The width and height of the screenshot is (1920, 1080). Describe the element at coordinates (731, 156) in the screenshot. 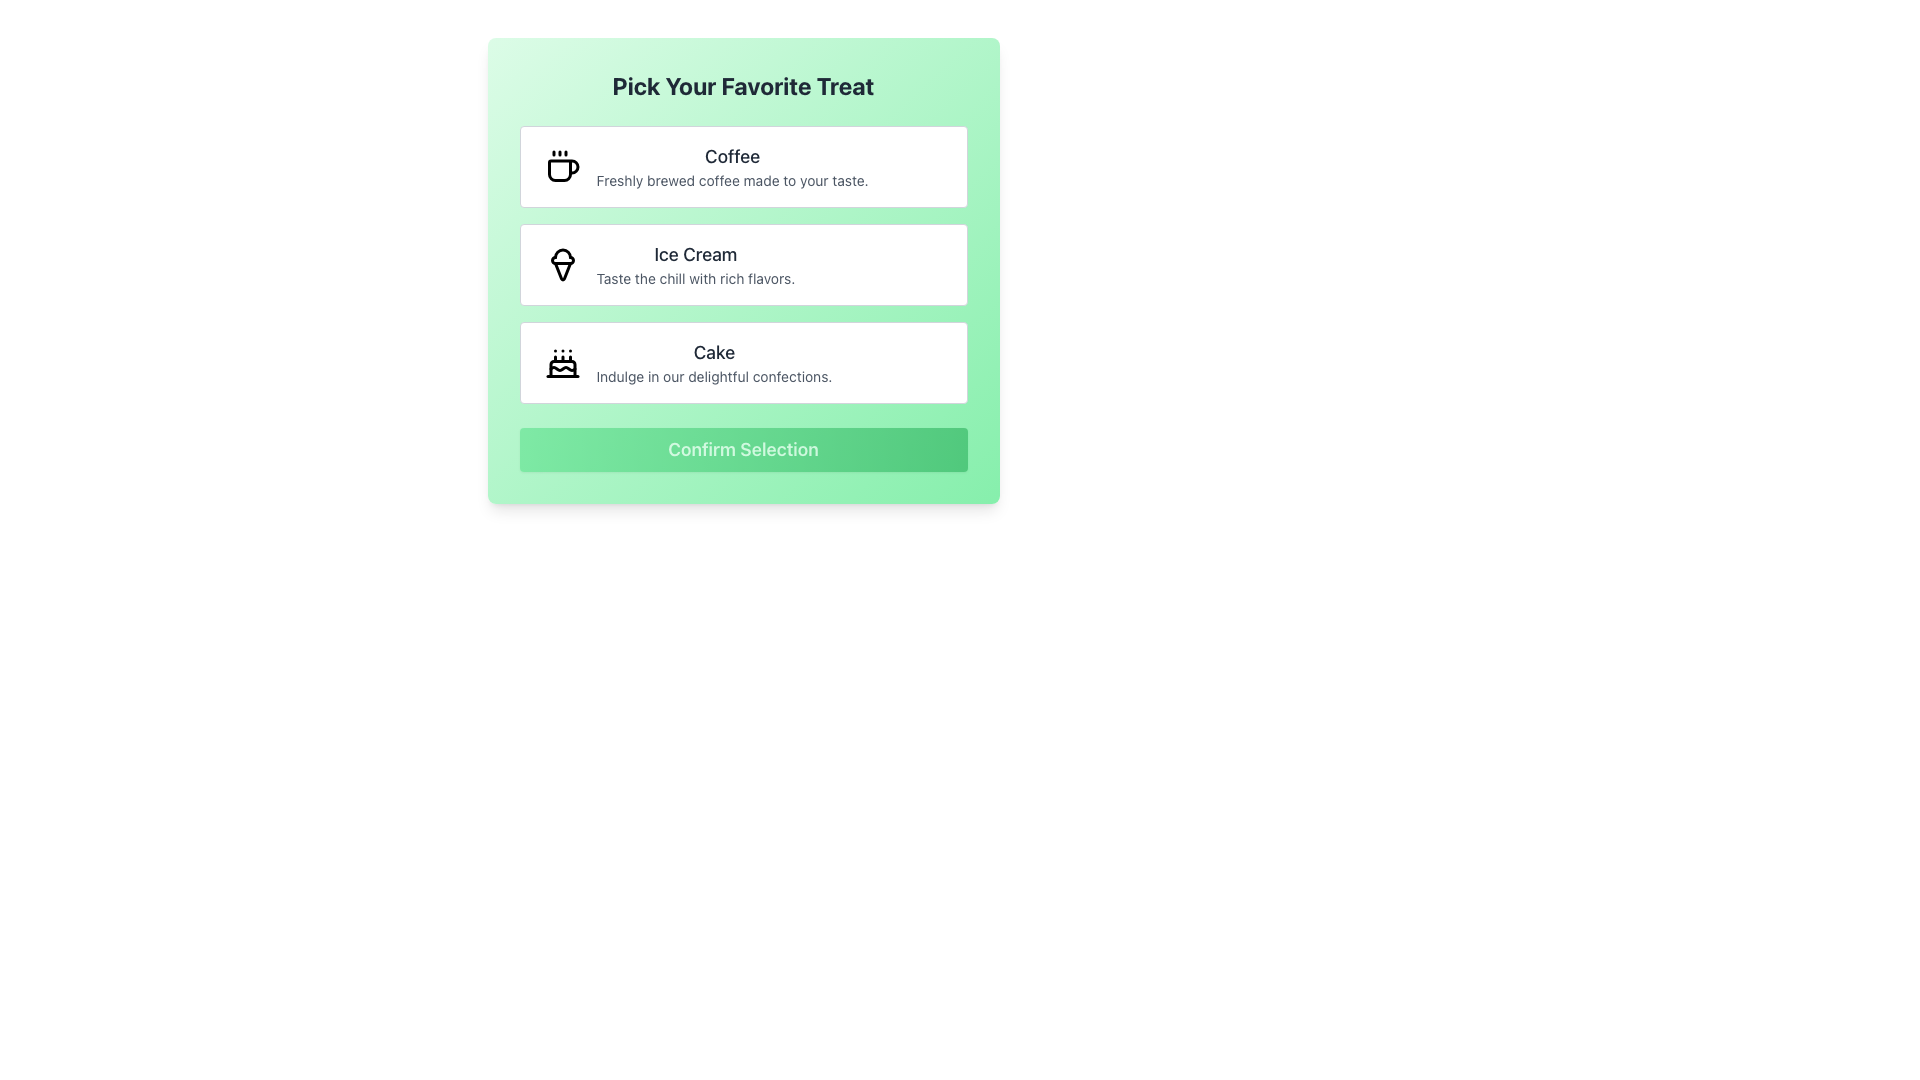

I see `the text label displaying 'Coffee', which is positioned at the top of the page in a vertically stacked selection menu, above the description text and to the right of a coffee cup icon` at that location.